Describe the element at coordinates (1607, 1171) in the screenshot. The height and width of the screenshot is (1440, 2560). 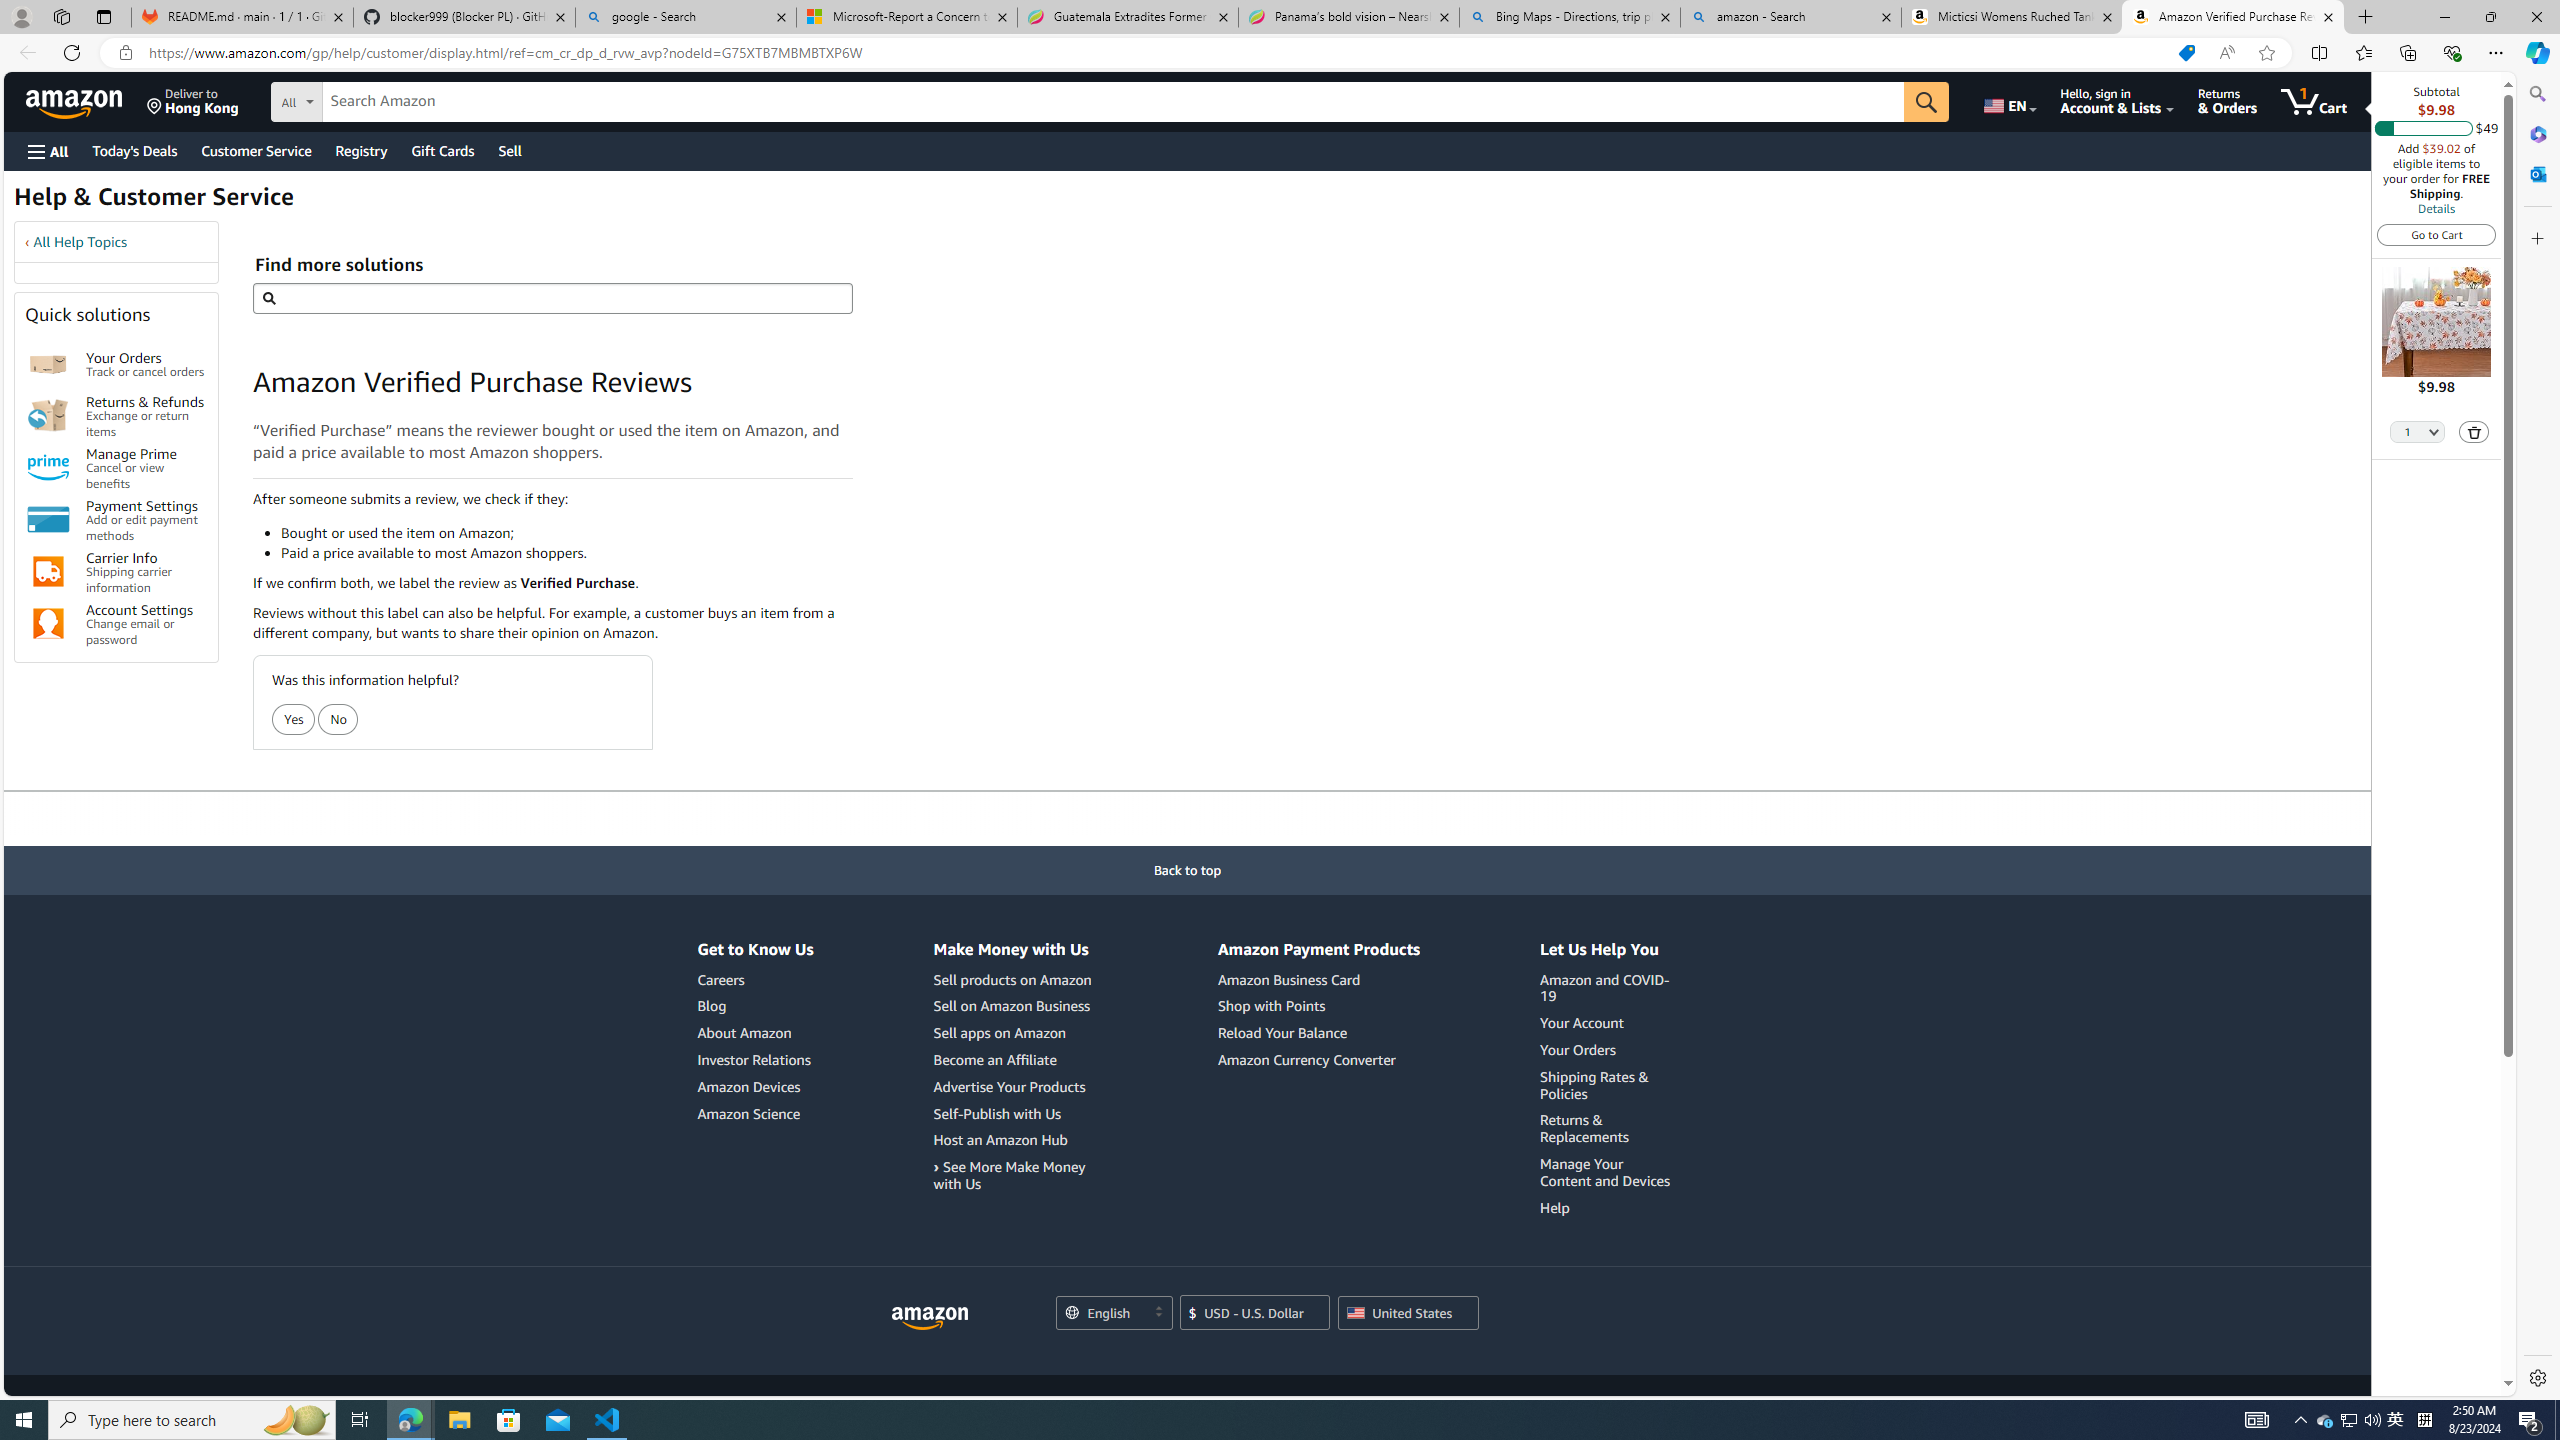
I see `'Manage Your Content and Devices'` at that location.